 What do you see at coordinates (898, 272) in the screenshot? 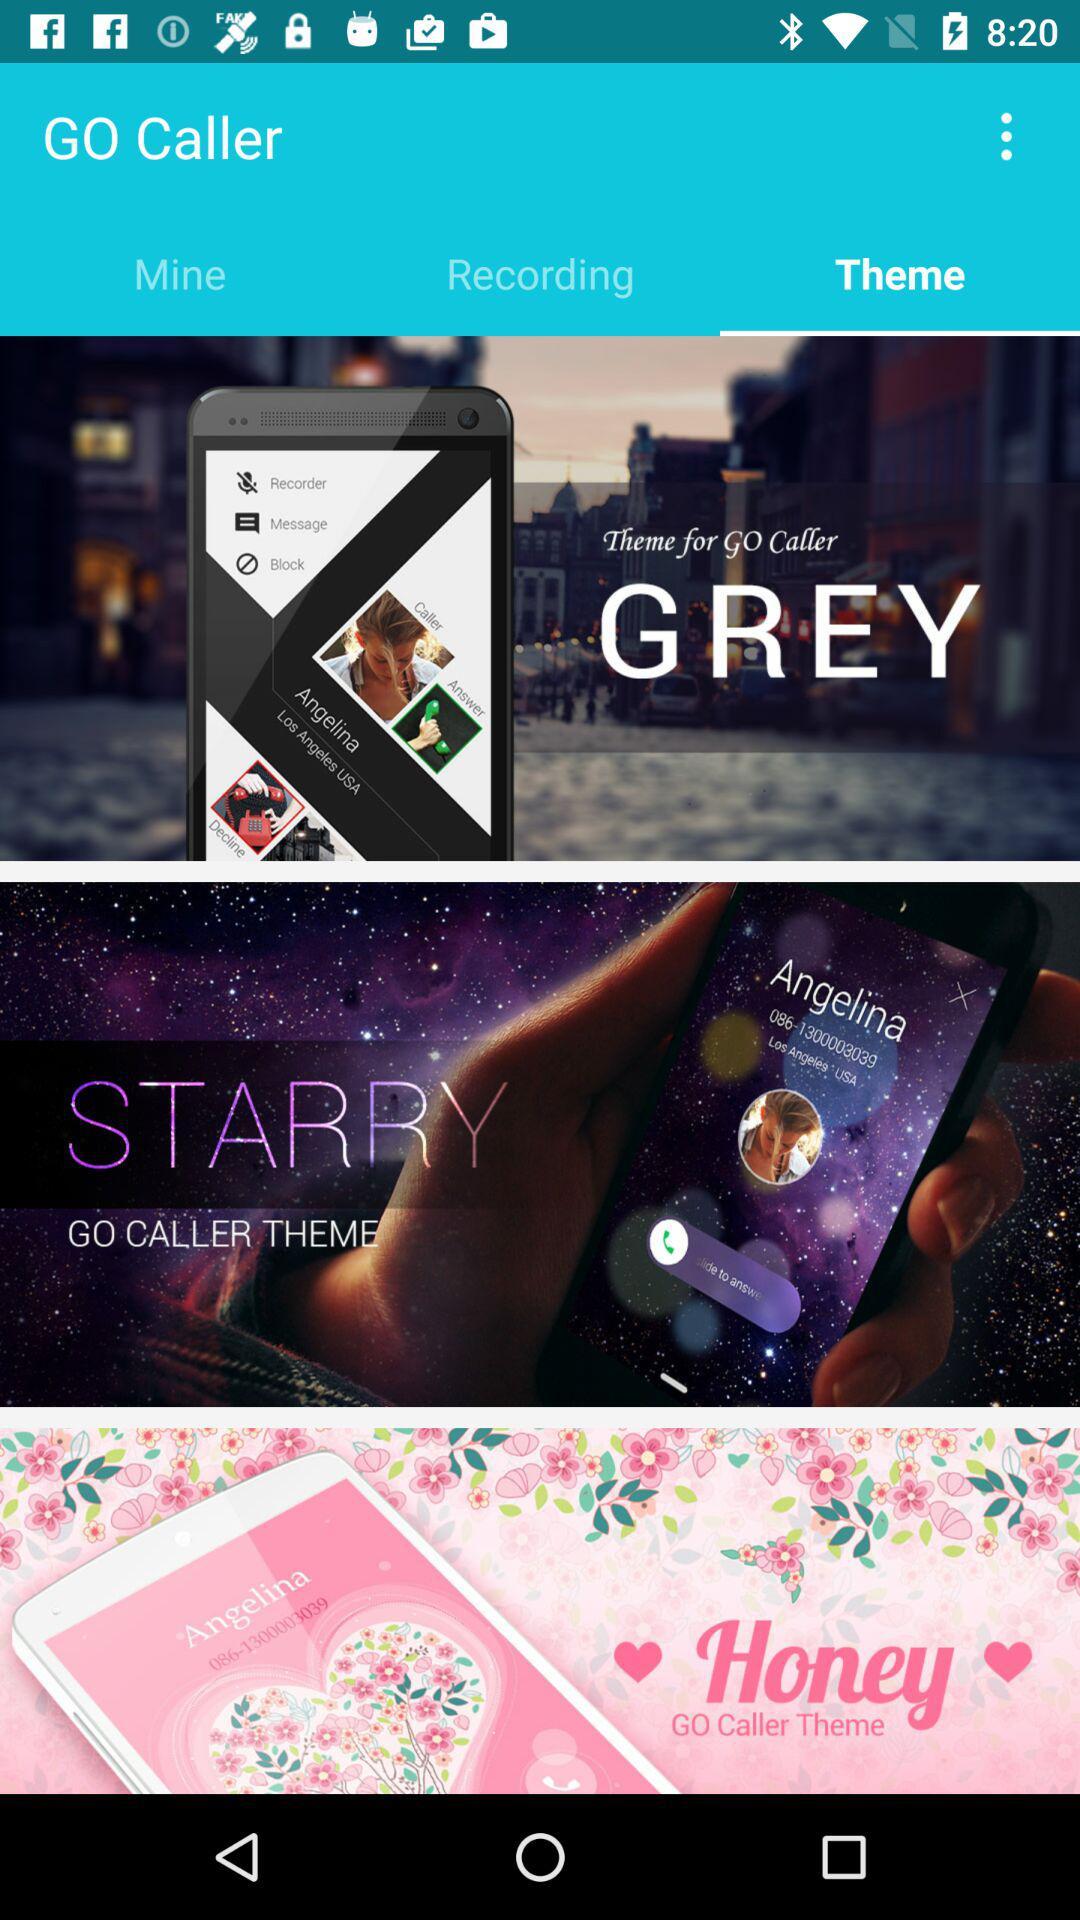
I see `icon next to recording item` at bounding box center [898, 272].